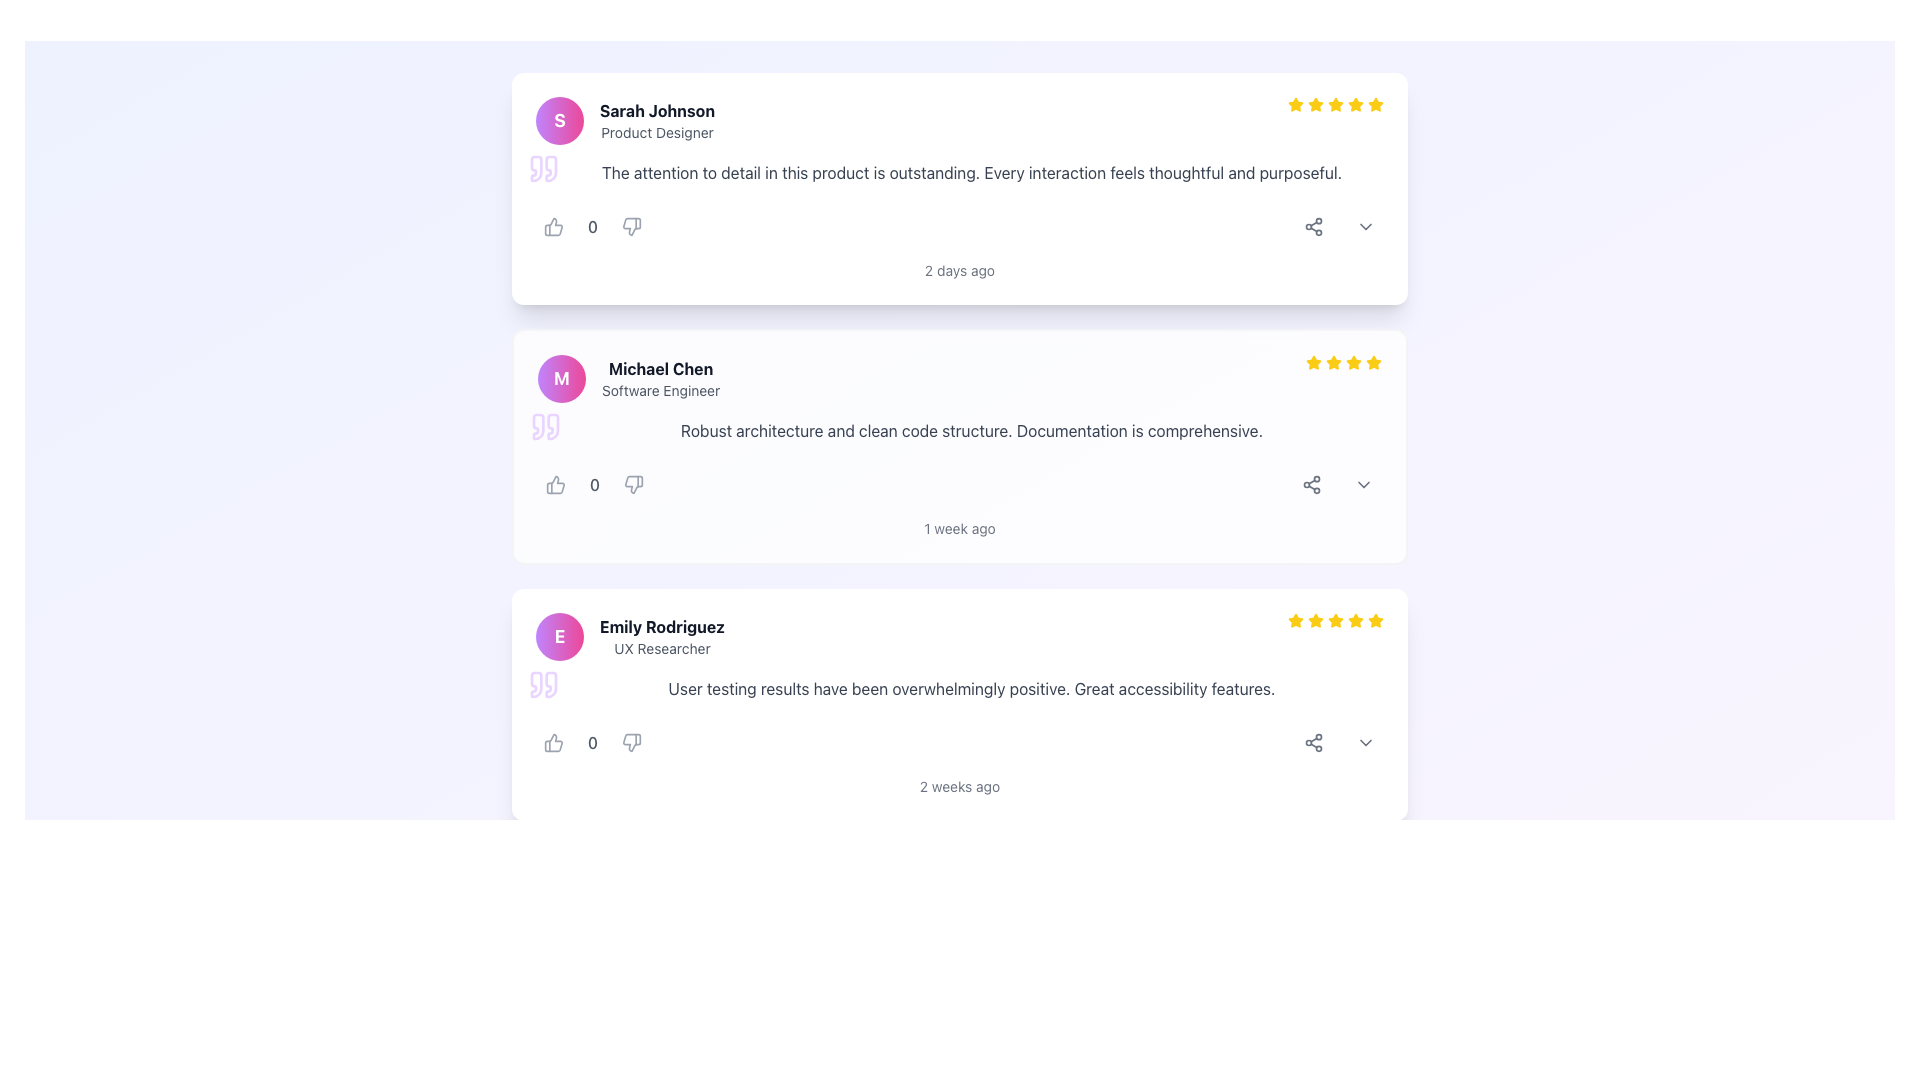 The width and height of the screenshot is (1920, 1080). What do you see at coordinates (538, 426) in the screenshot?
I see `the decorative quote icon located to the left of Michael Chen's avatar, which is inside a purple circle and positioned above the username and title text` at bounding box center [538, 426].